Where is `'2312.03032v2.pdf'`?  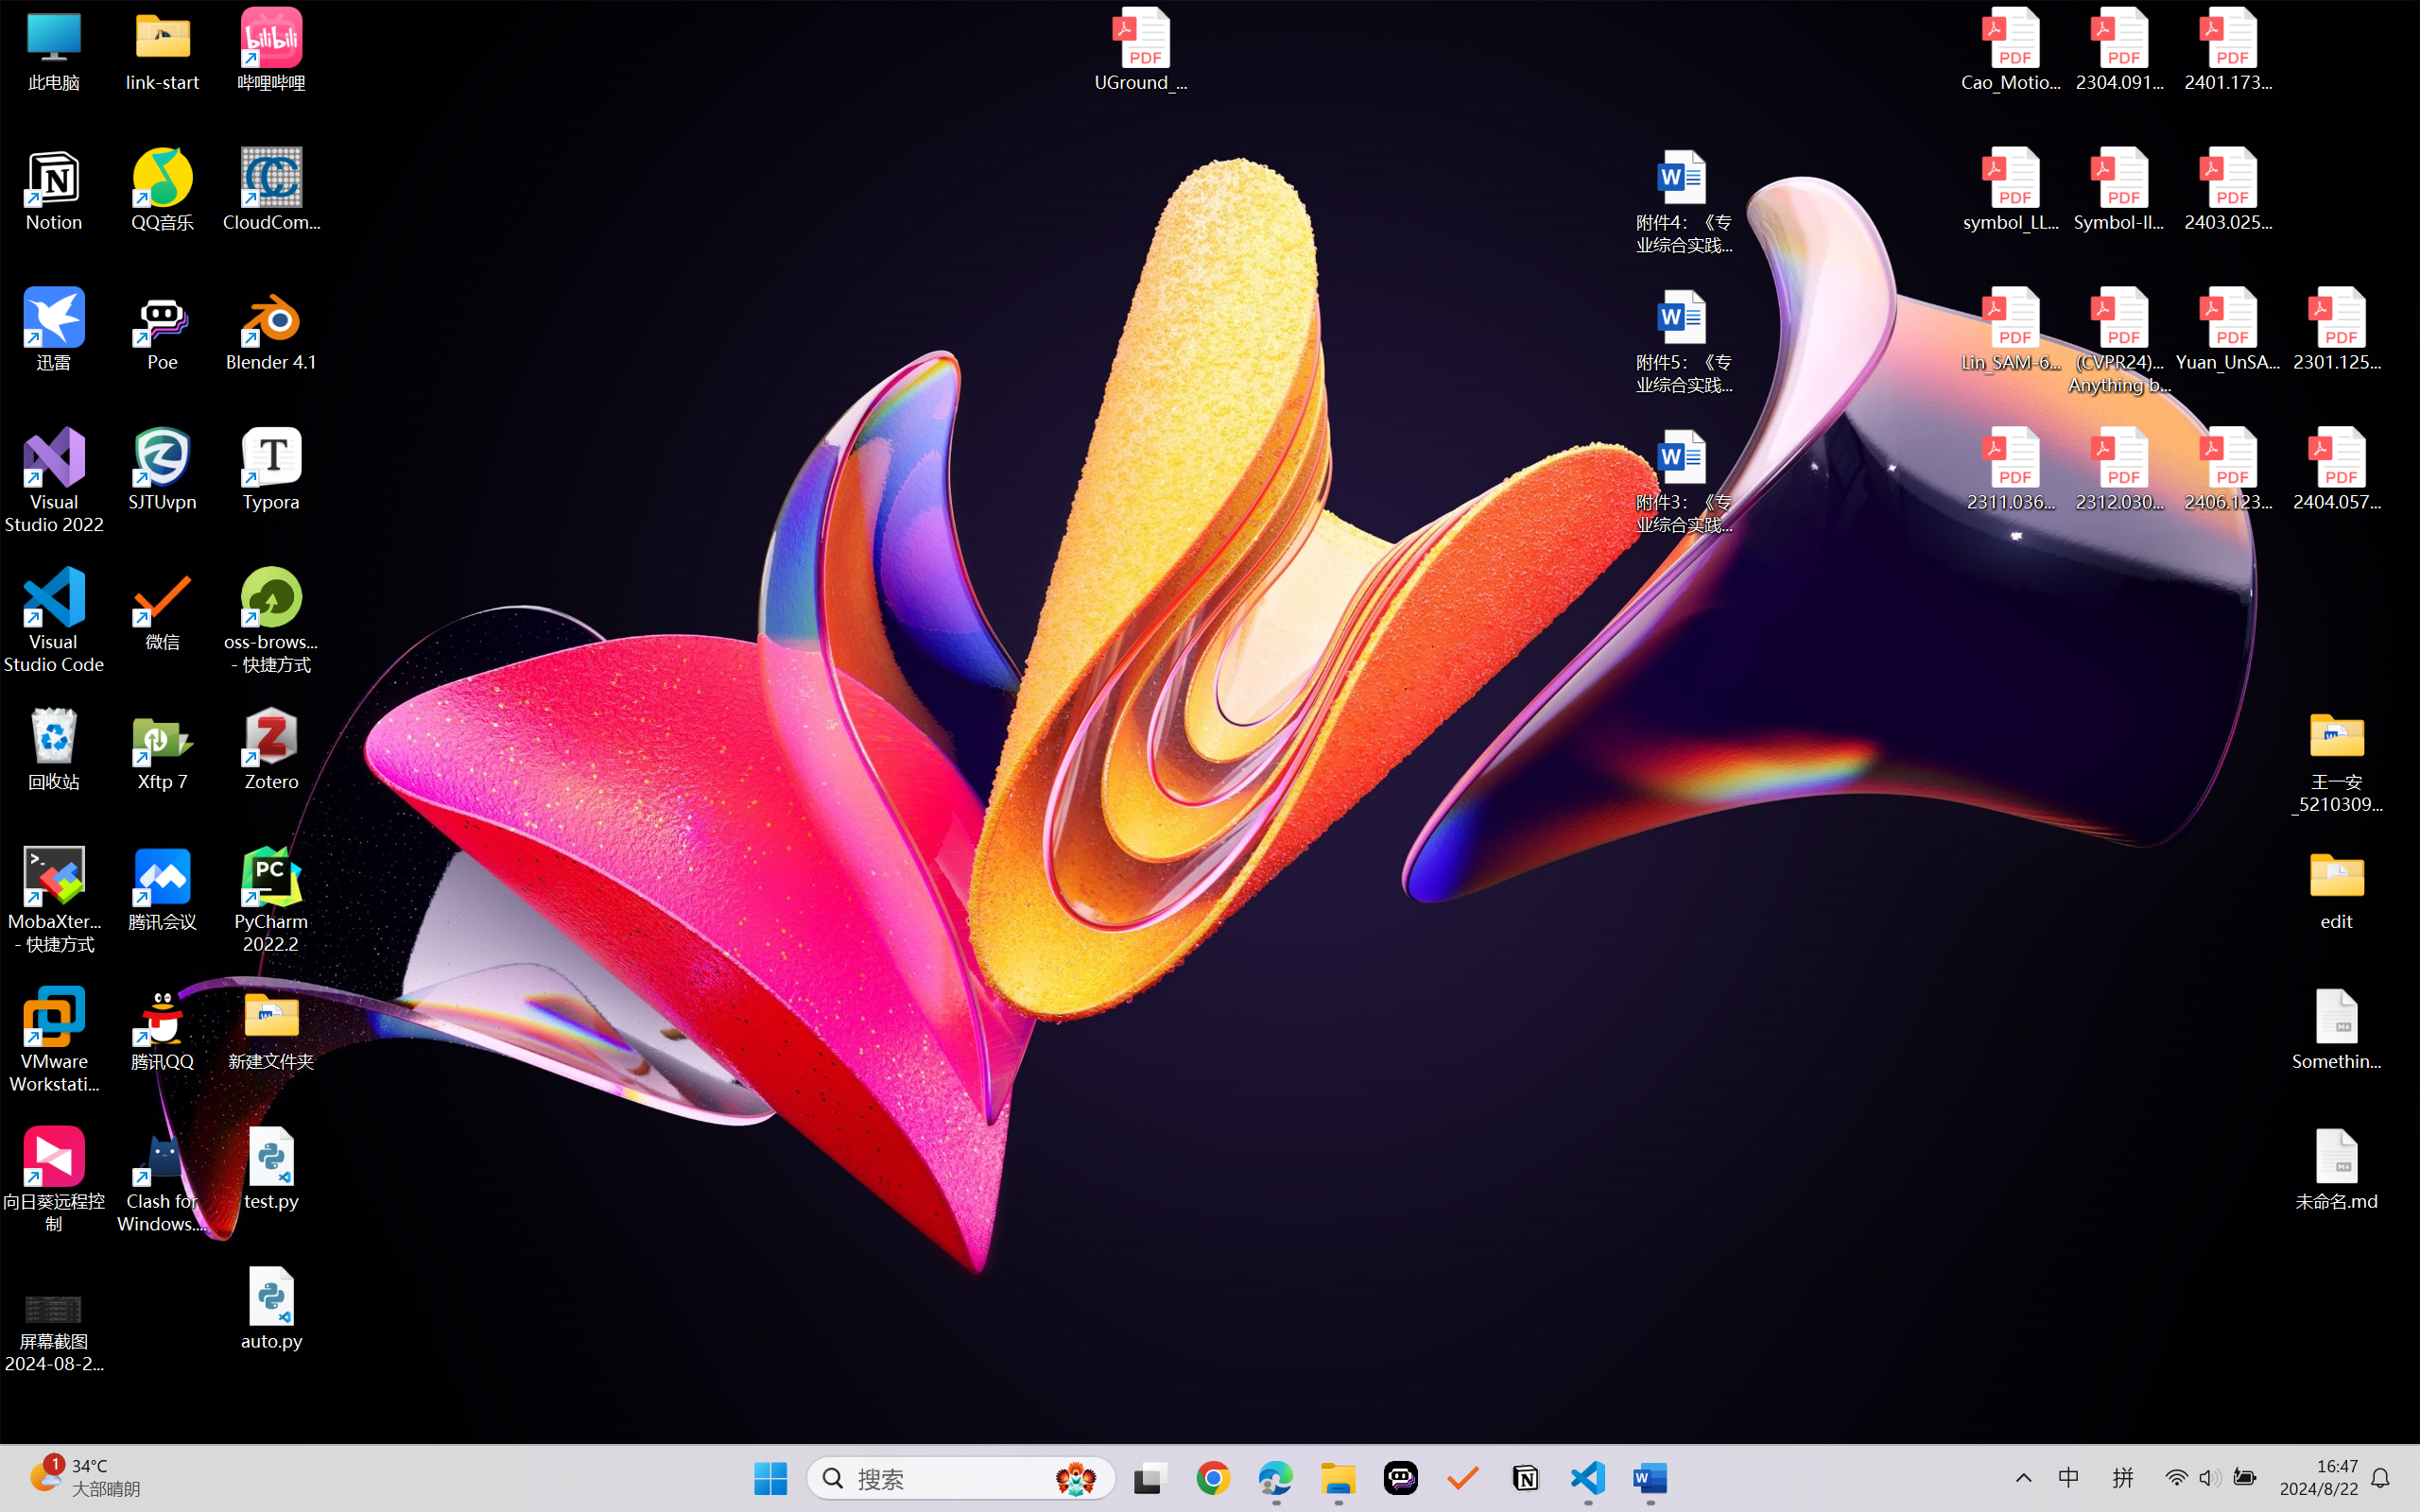
'2312.03032v2.pdf' is located at coordinates (2118, 469).